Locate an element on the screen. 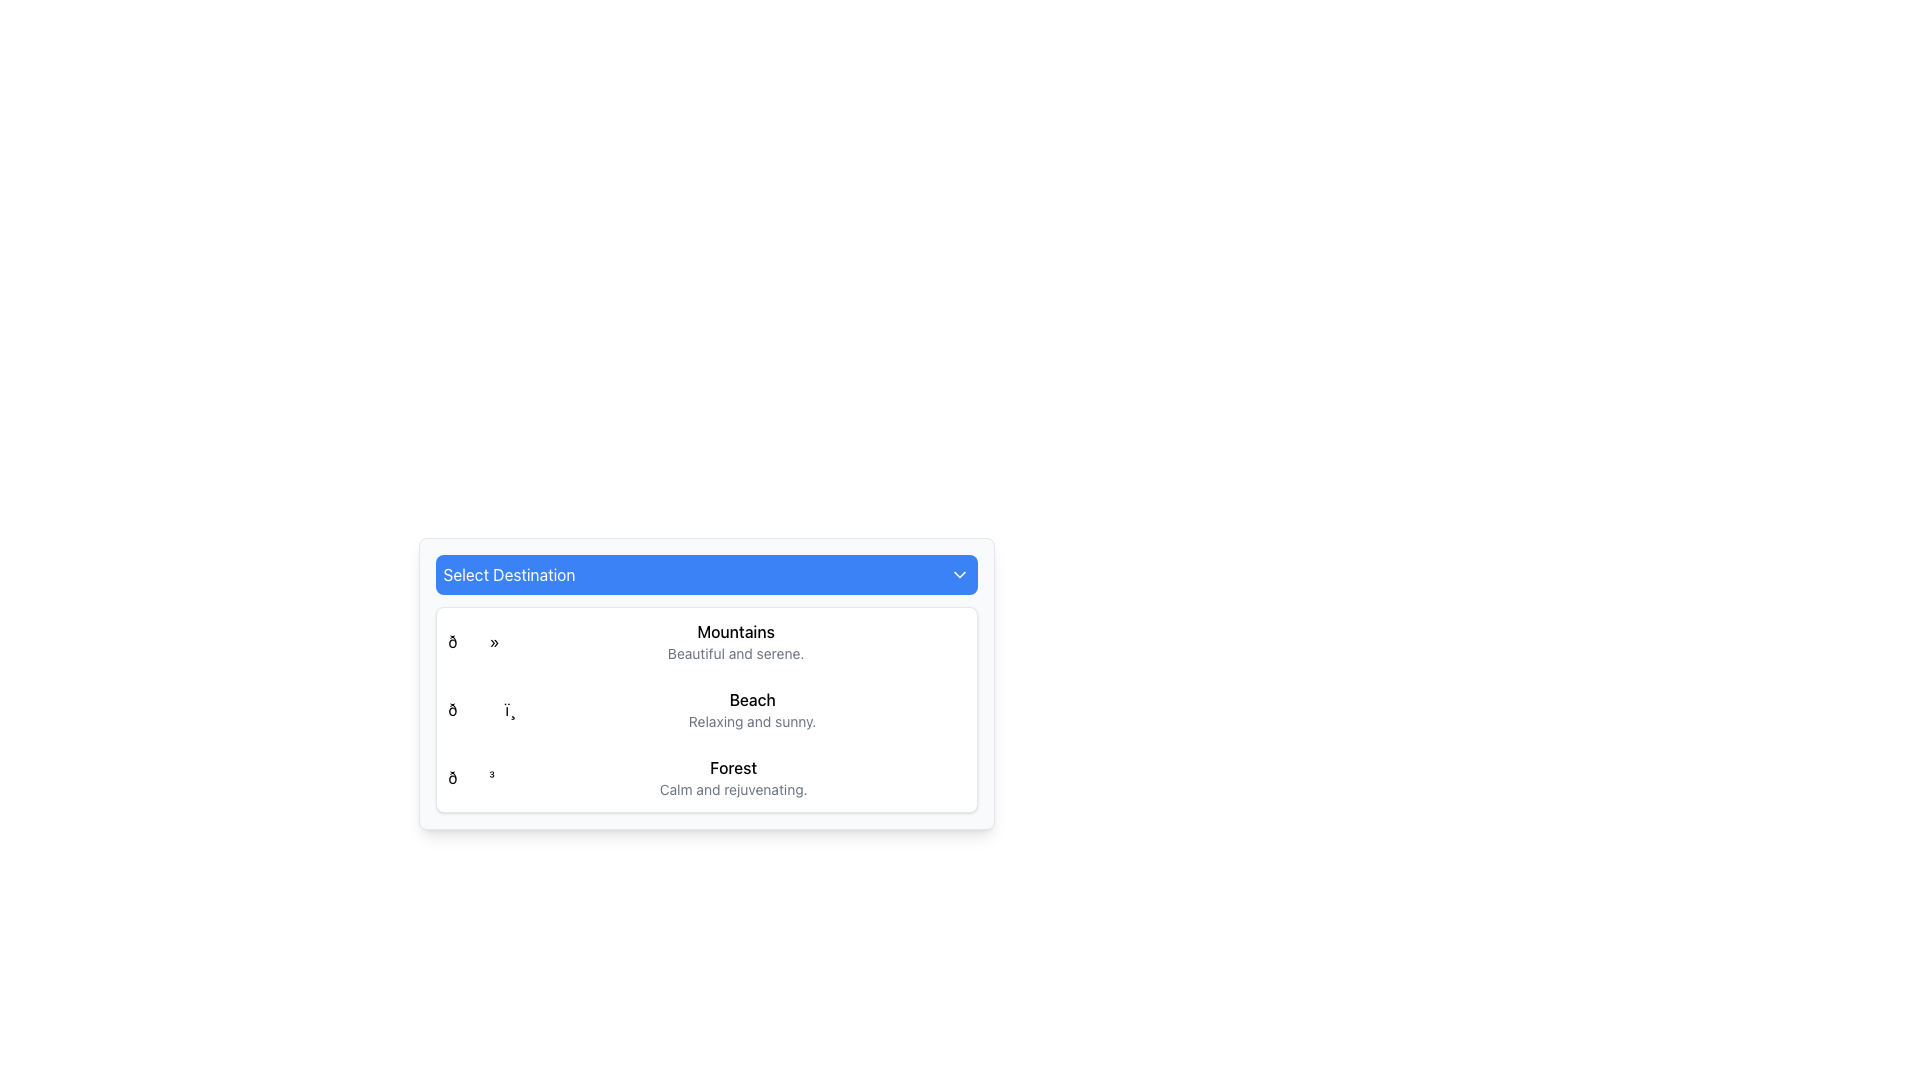 The image size is (1920, 1080). textual description 'Calm and rejuvenating.' located below the 'Forest' heading in the dropdown menu is located at coordinates (732, 789).